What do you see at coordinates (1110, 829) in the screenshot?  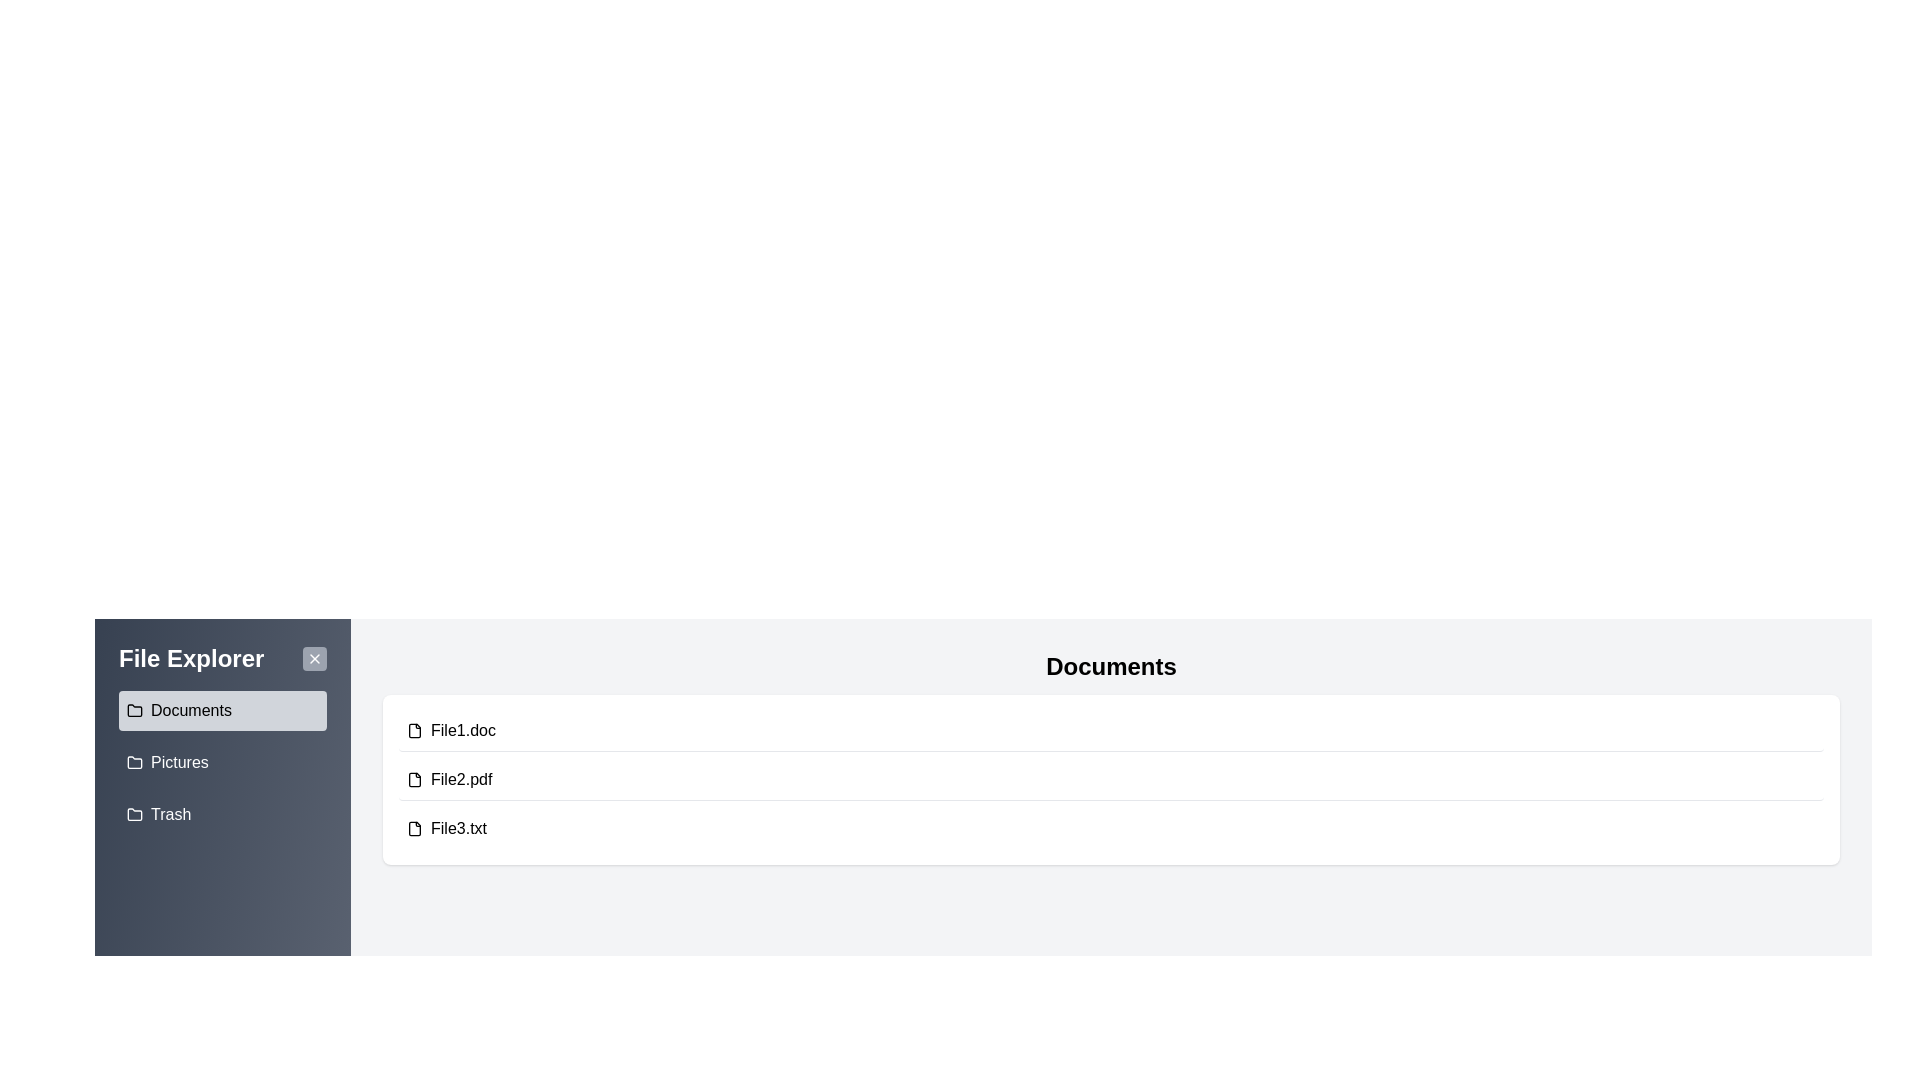 I see `the file File3.txt to highlight it` at bounding box center [1110, 829].